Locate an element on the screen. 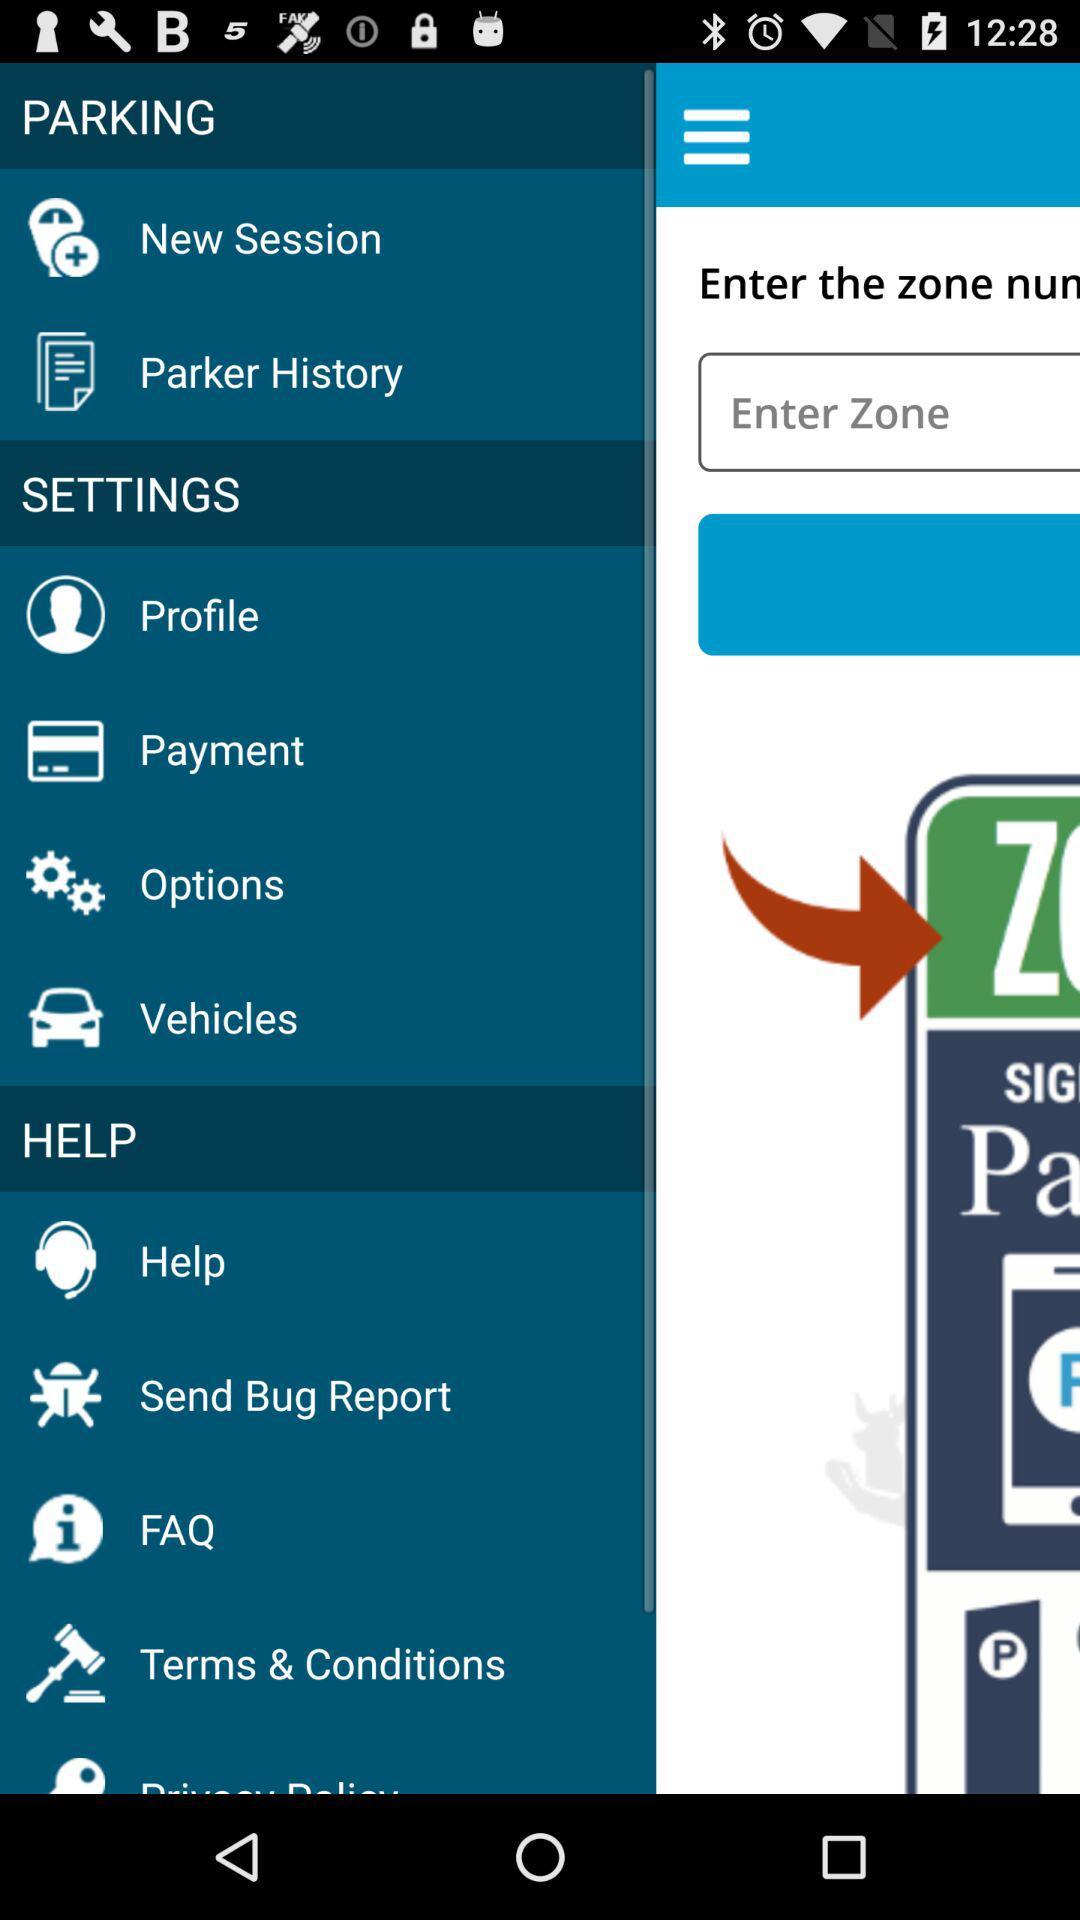 This screenshot has height=1920, width=1080. the settings icon is located at coordinates (327, 493).